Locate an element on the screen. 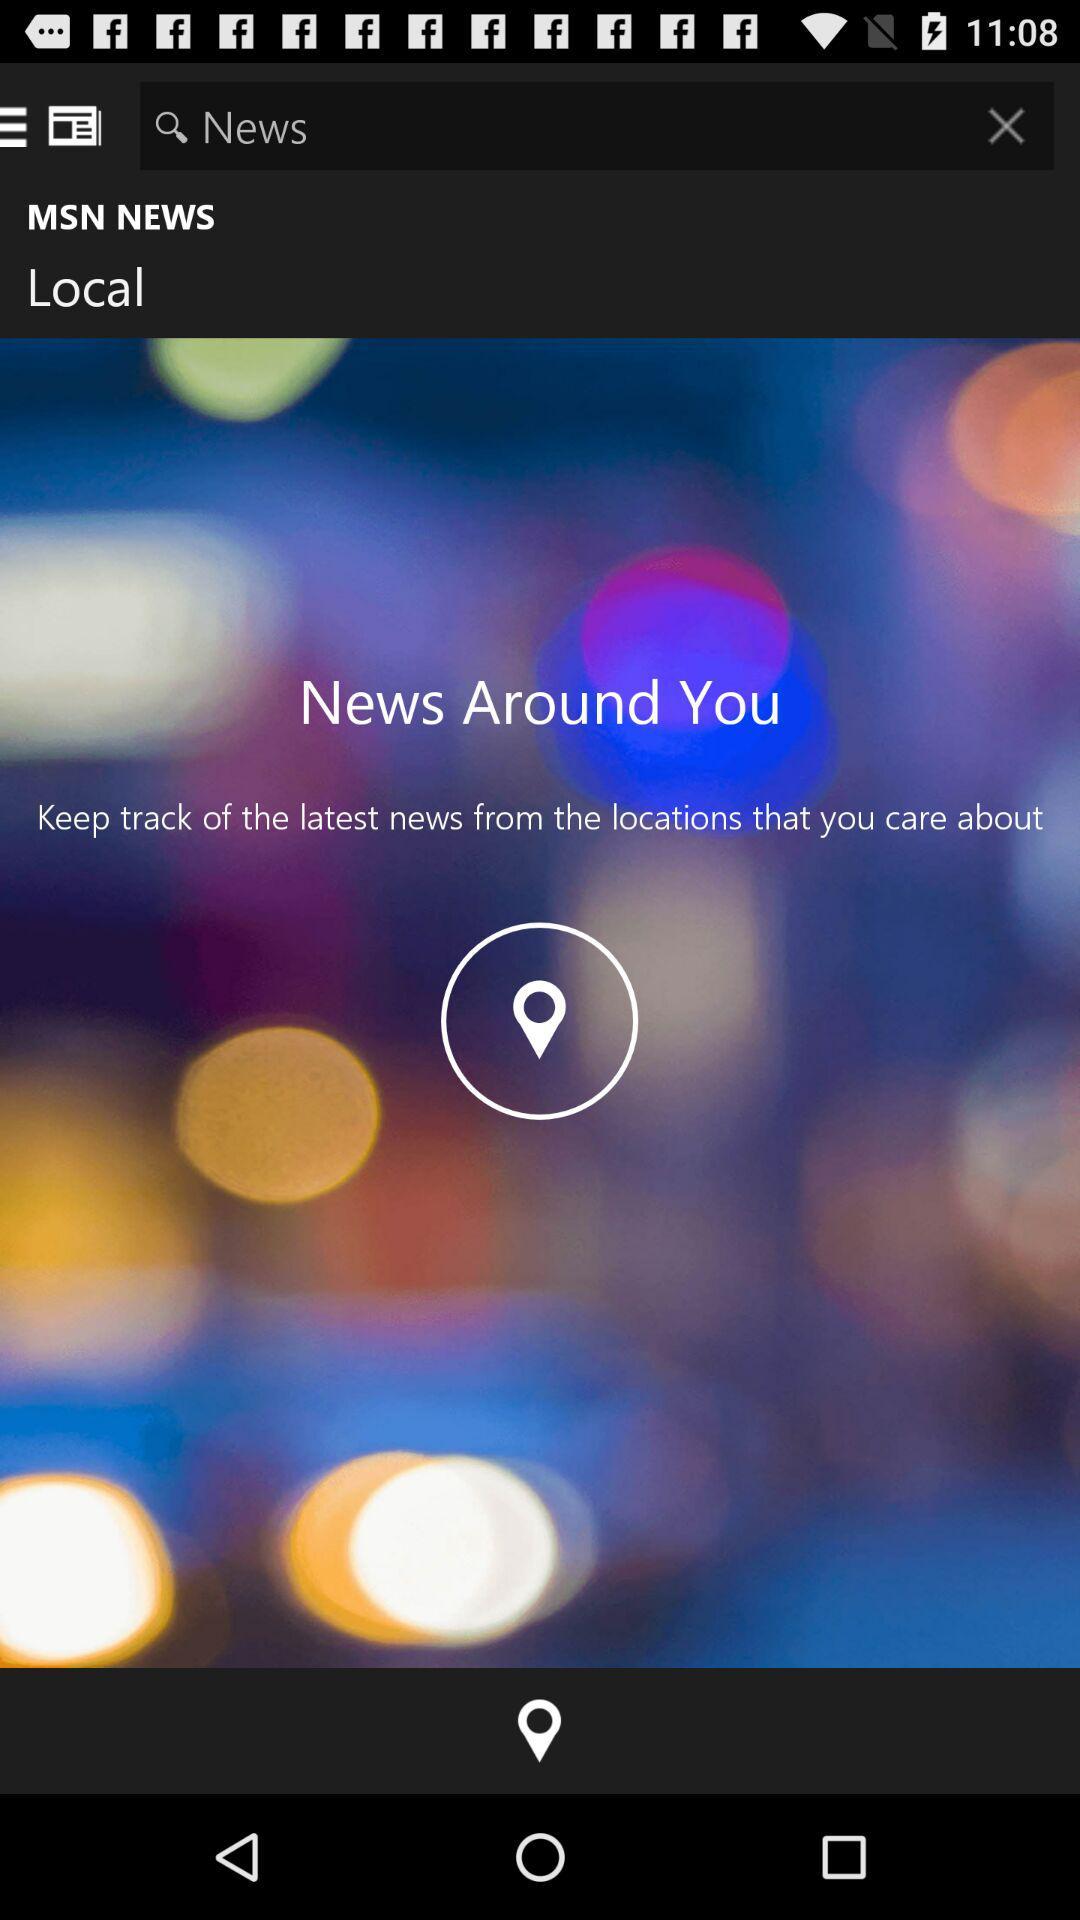 Image resolution: width=1080 pixels, height=1920 pixels. the item above msn news item is located at coordinates (596, 124).